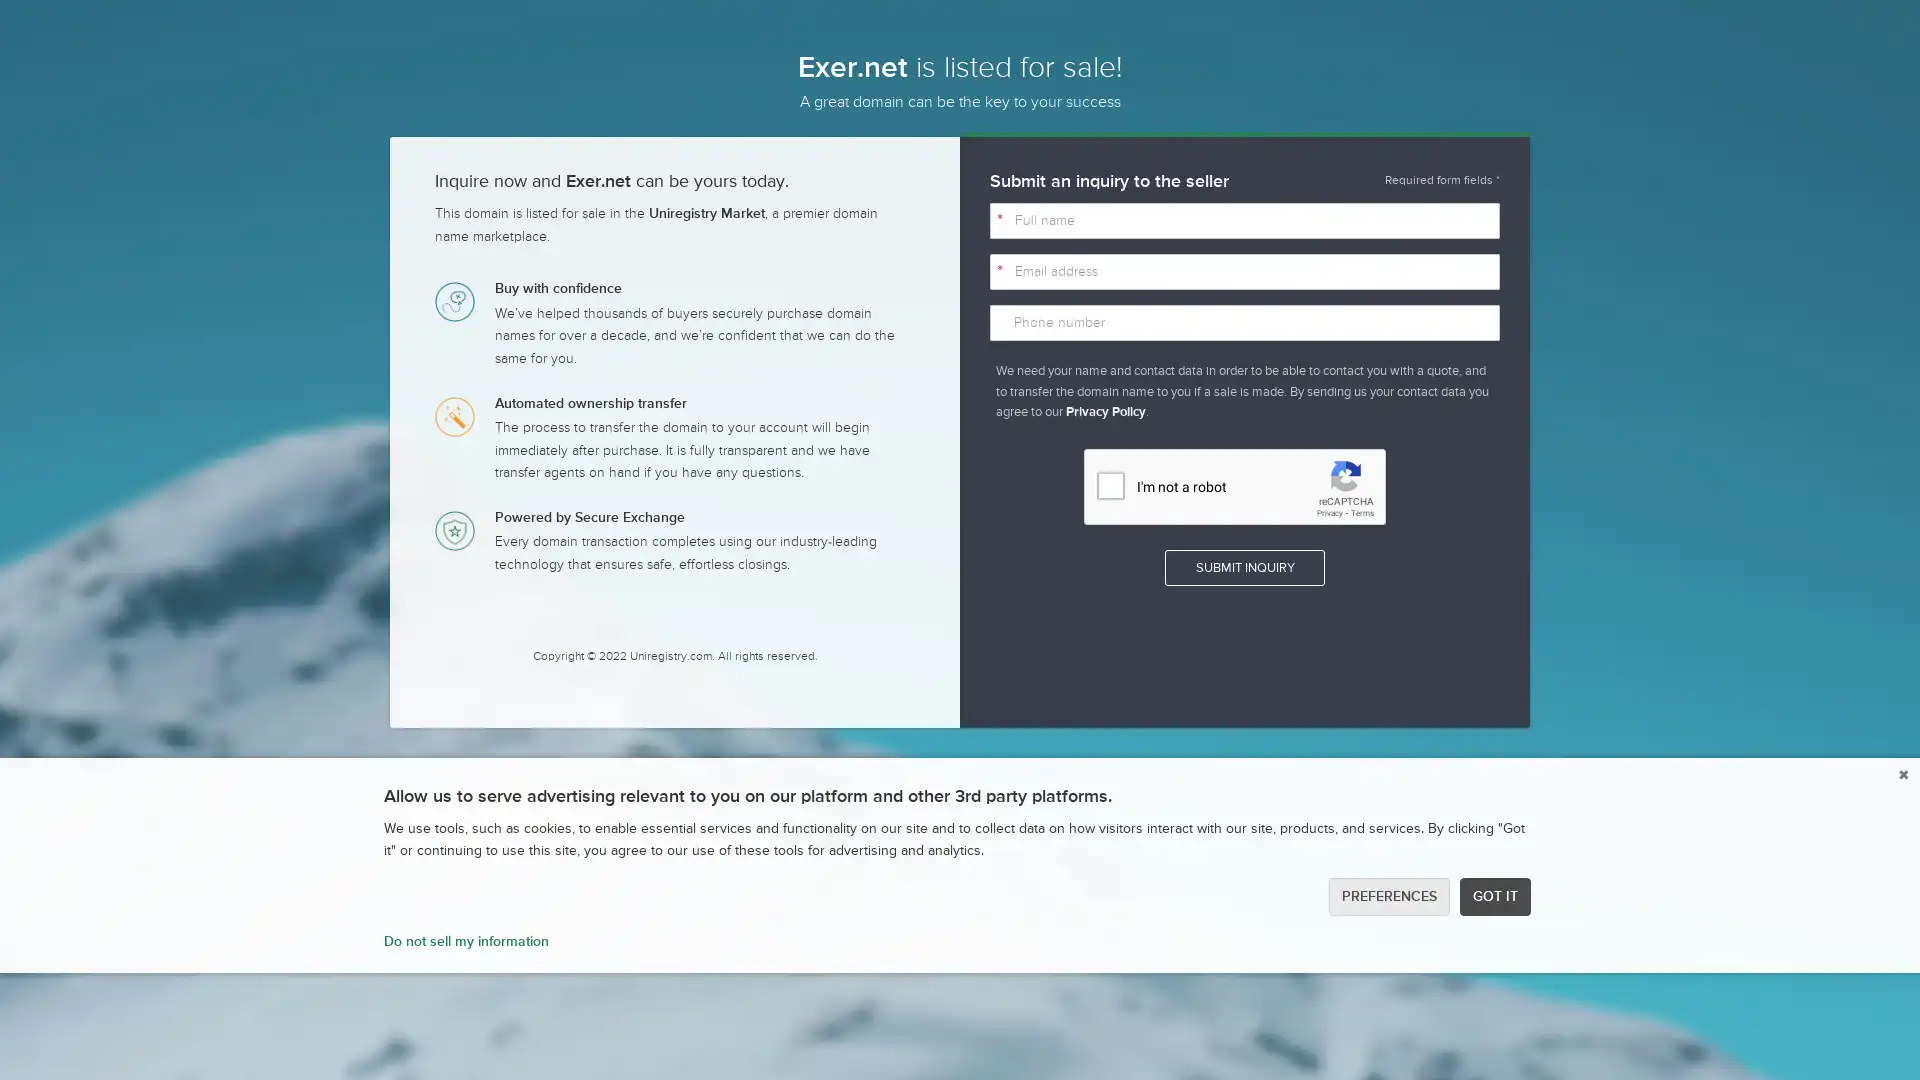 This screenshot has height=1080, width=1920. Describe the element at coordinates (1243, 567) in the screenshot. I see `SUBMIT INQUIRY` at that location.